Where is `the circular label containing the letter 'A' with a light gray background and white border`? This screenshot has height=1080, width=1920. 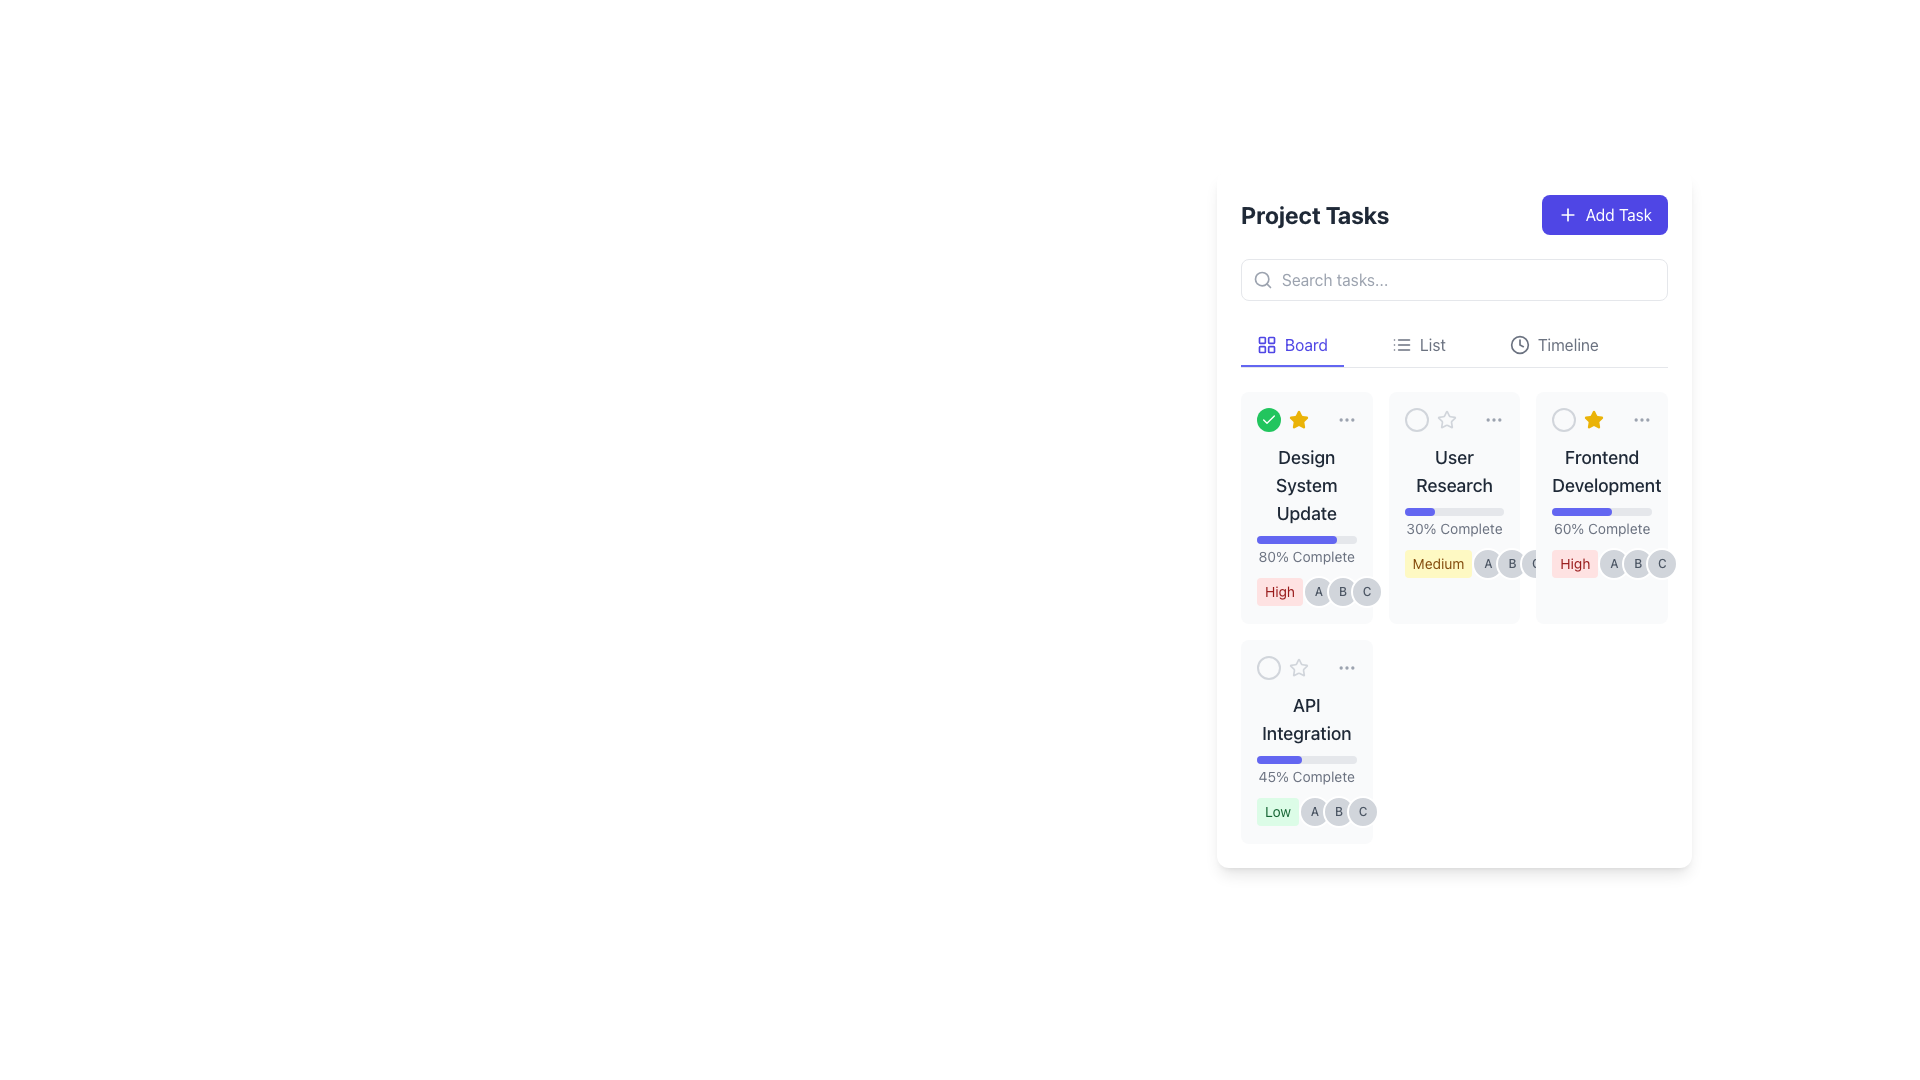
the circular label containing the letter 'A' with a light gray background and white border is located at coordinates (1488, 563).